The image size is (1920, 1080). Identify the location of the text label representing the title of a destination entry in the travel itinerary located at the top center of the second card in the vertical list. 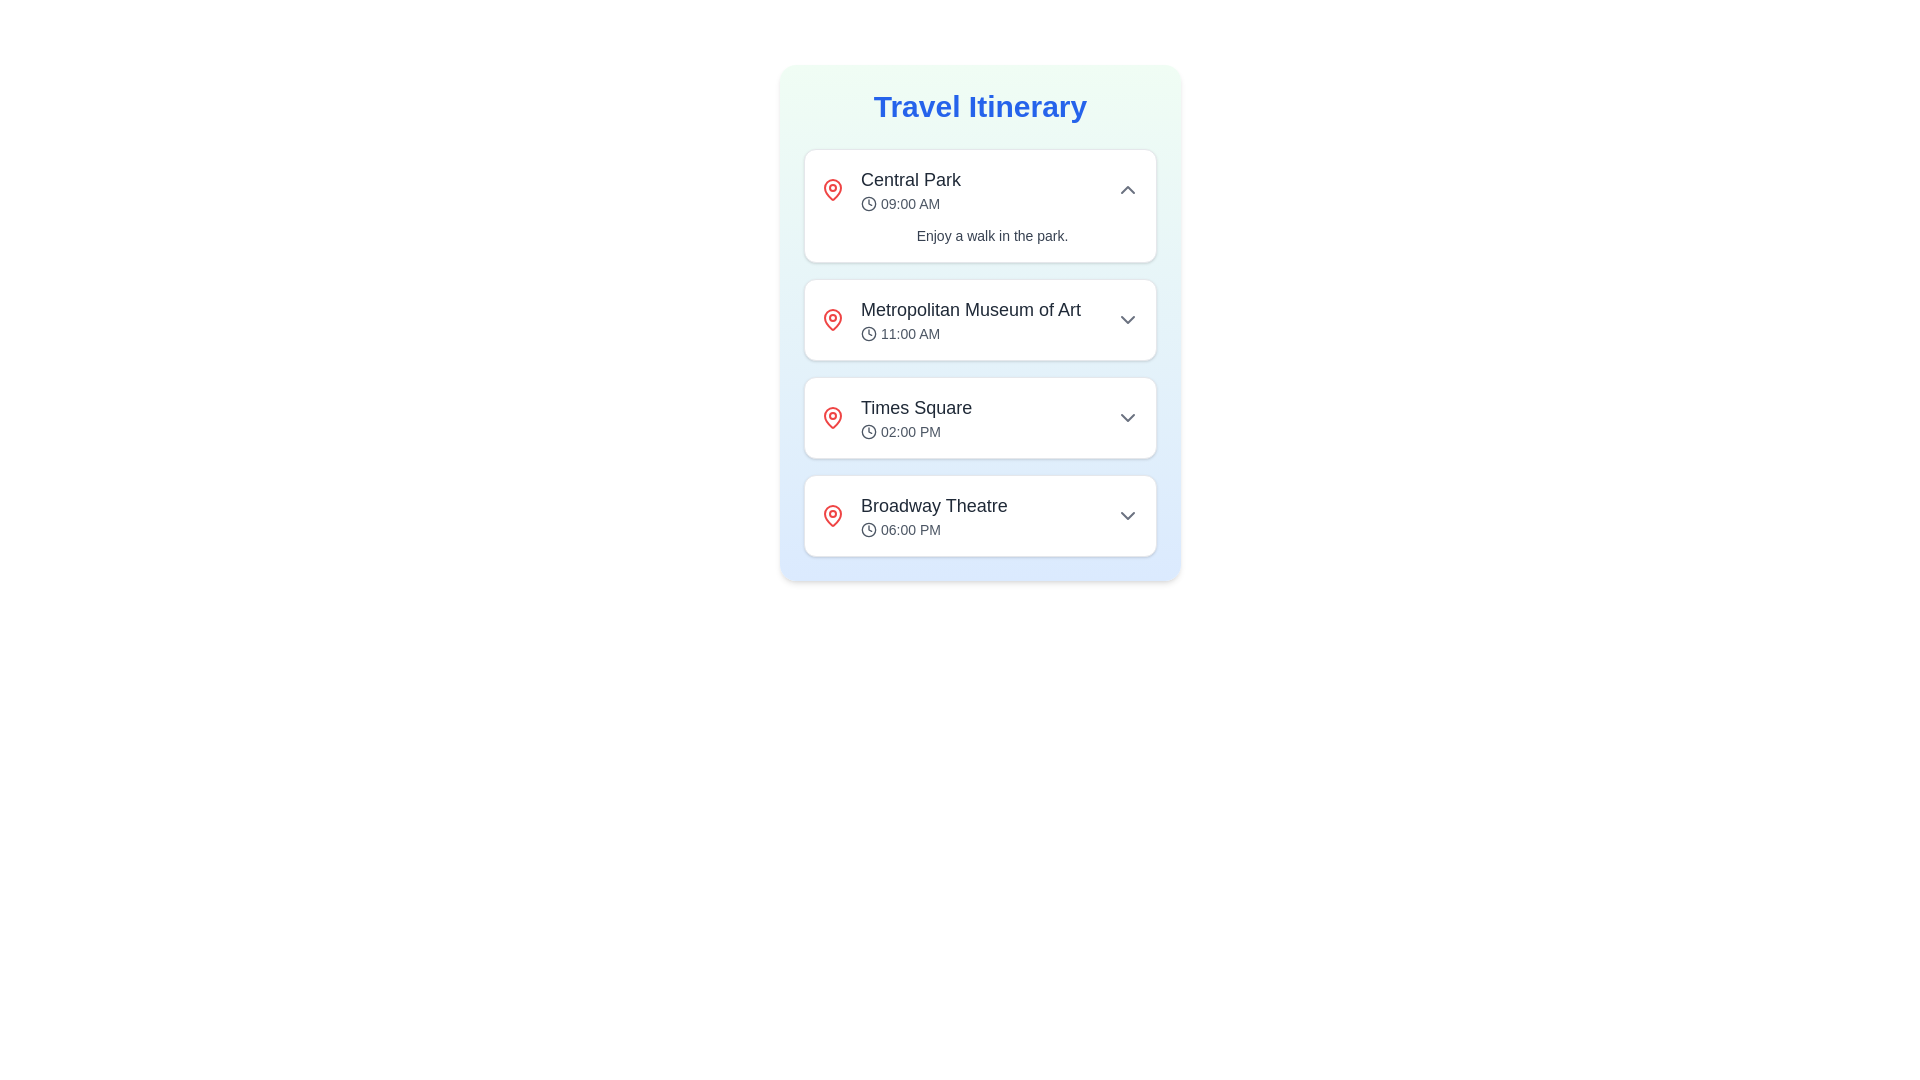
(971, 309).